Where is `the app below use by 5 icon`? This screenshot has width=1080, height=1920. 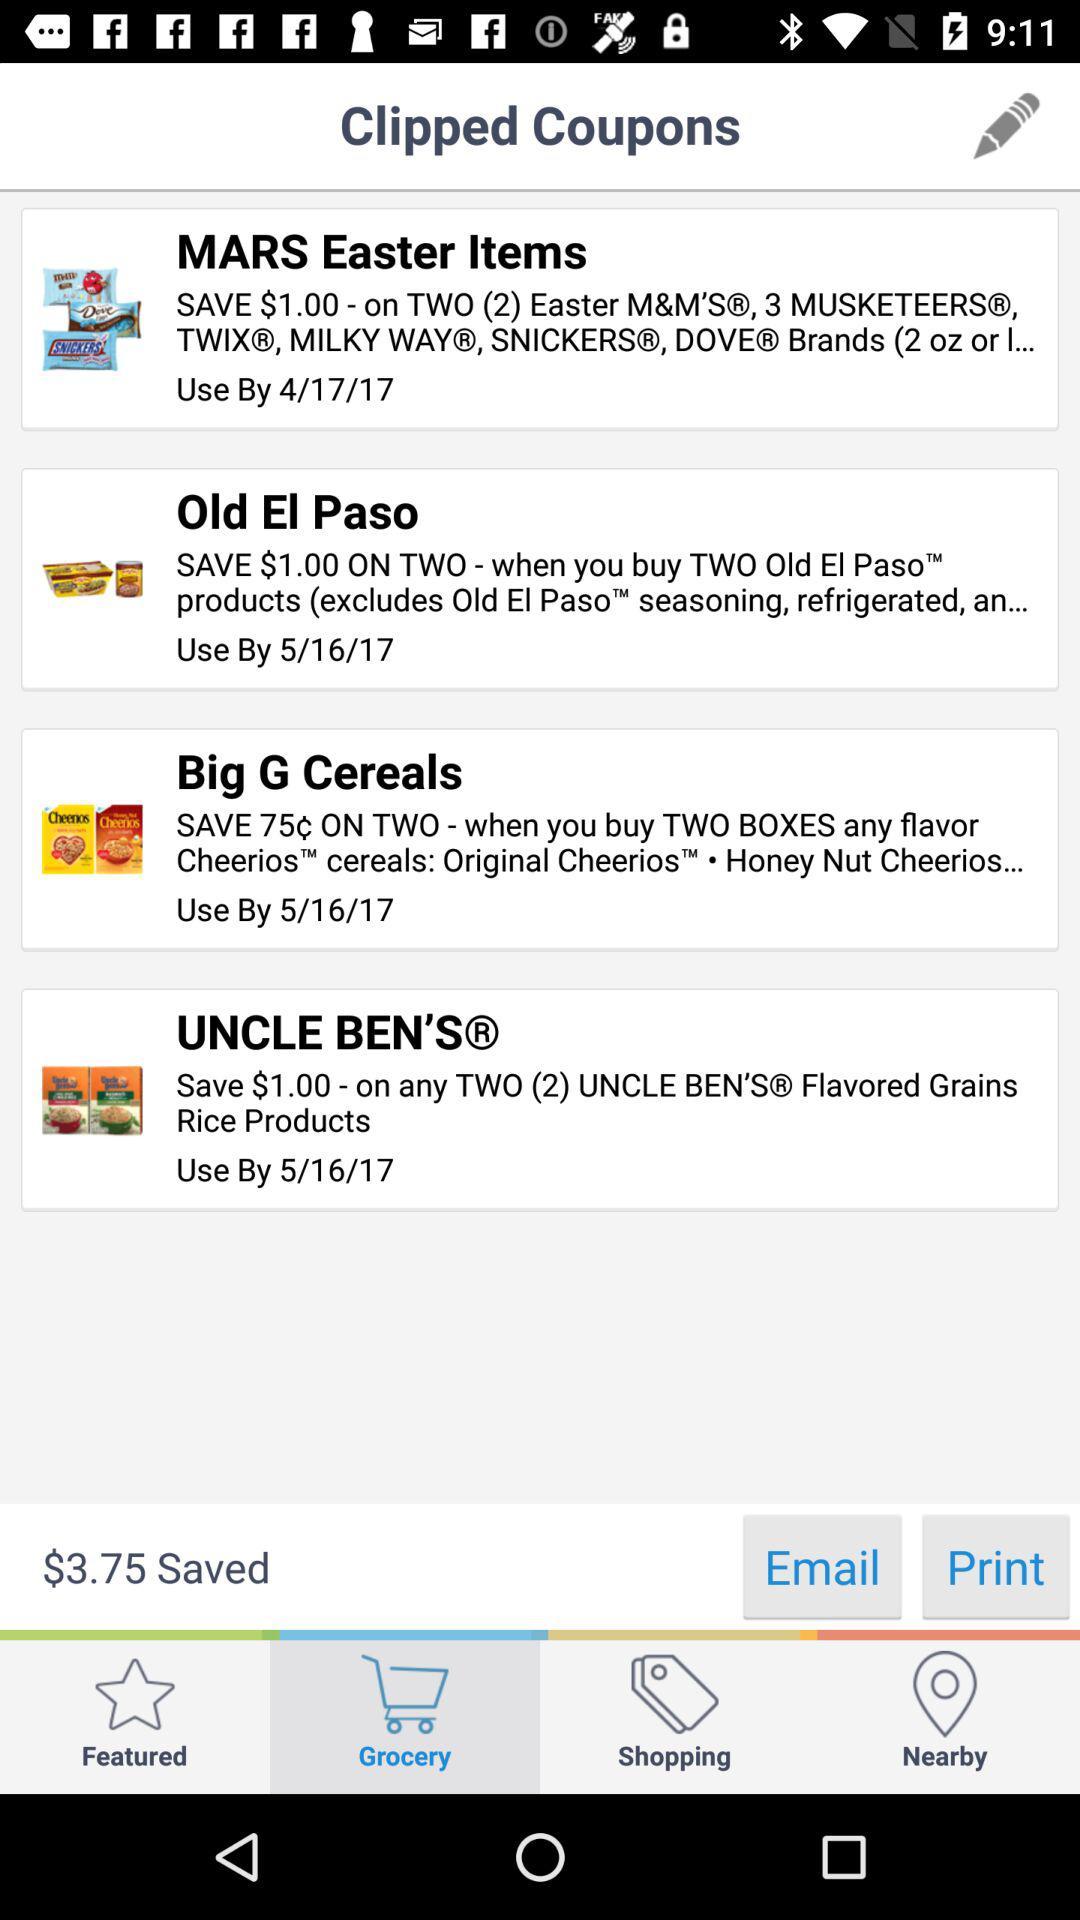
the app below use by 5 icon is located at coordinates (822, 1565).